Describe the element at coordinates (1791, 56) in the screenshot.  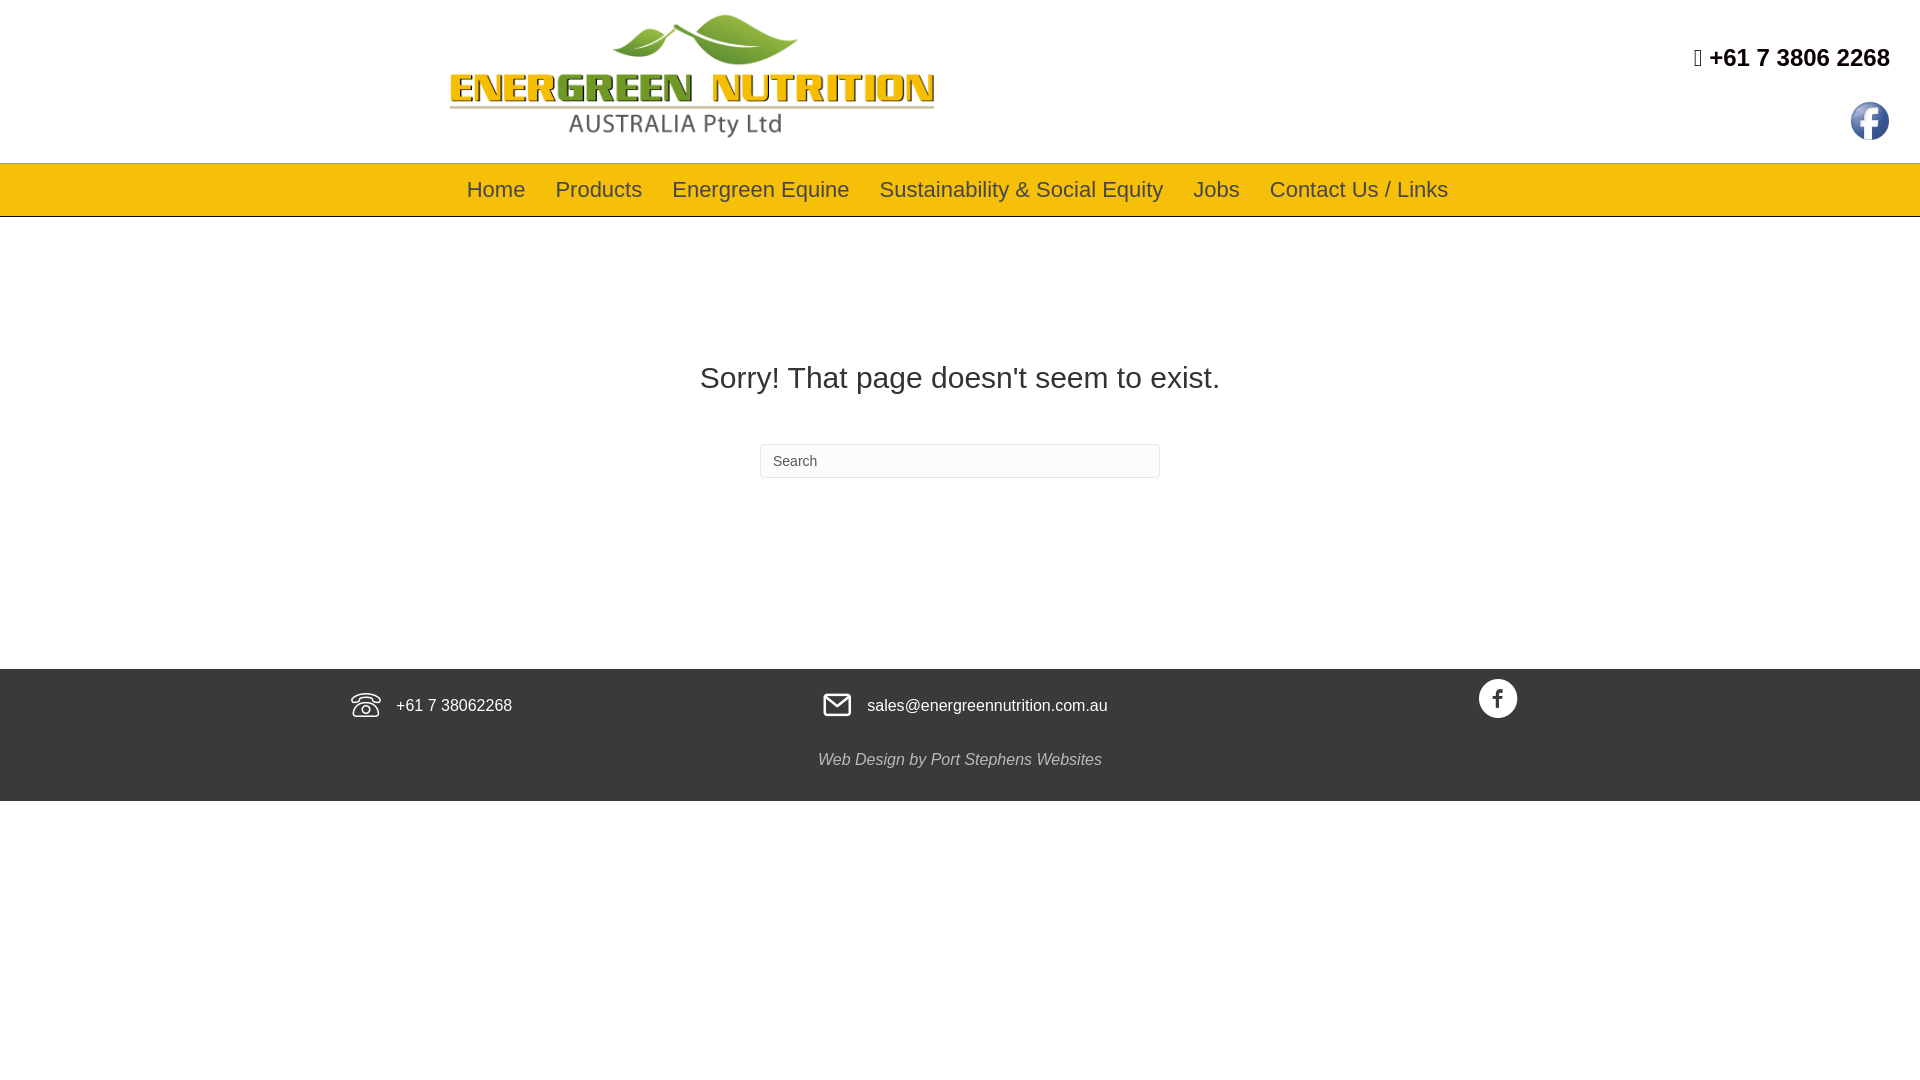
I see `'+61 7 3806 2268'` at that location.